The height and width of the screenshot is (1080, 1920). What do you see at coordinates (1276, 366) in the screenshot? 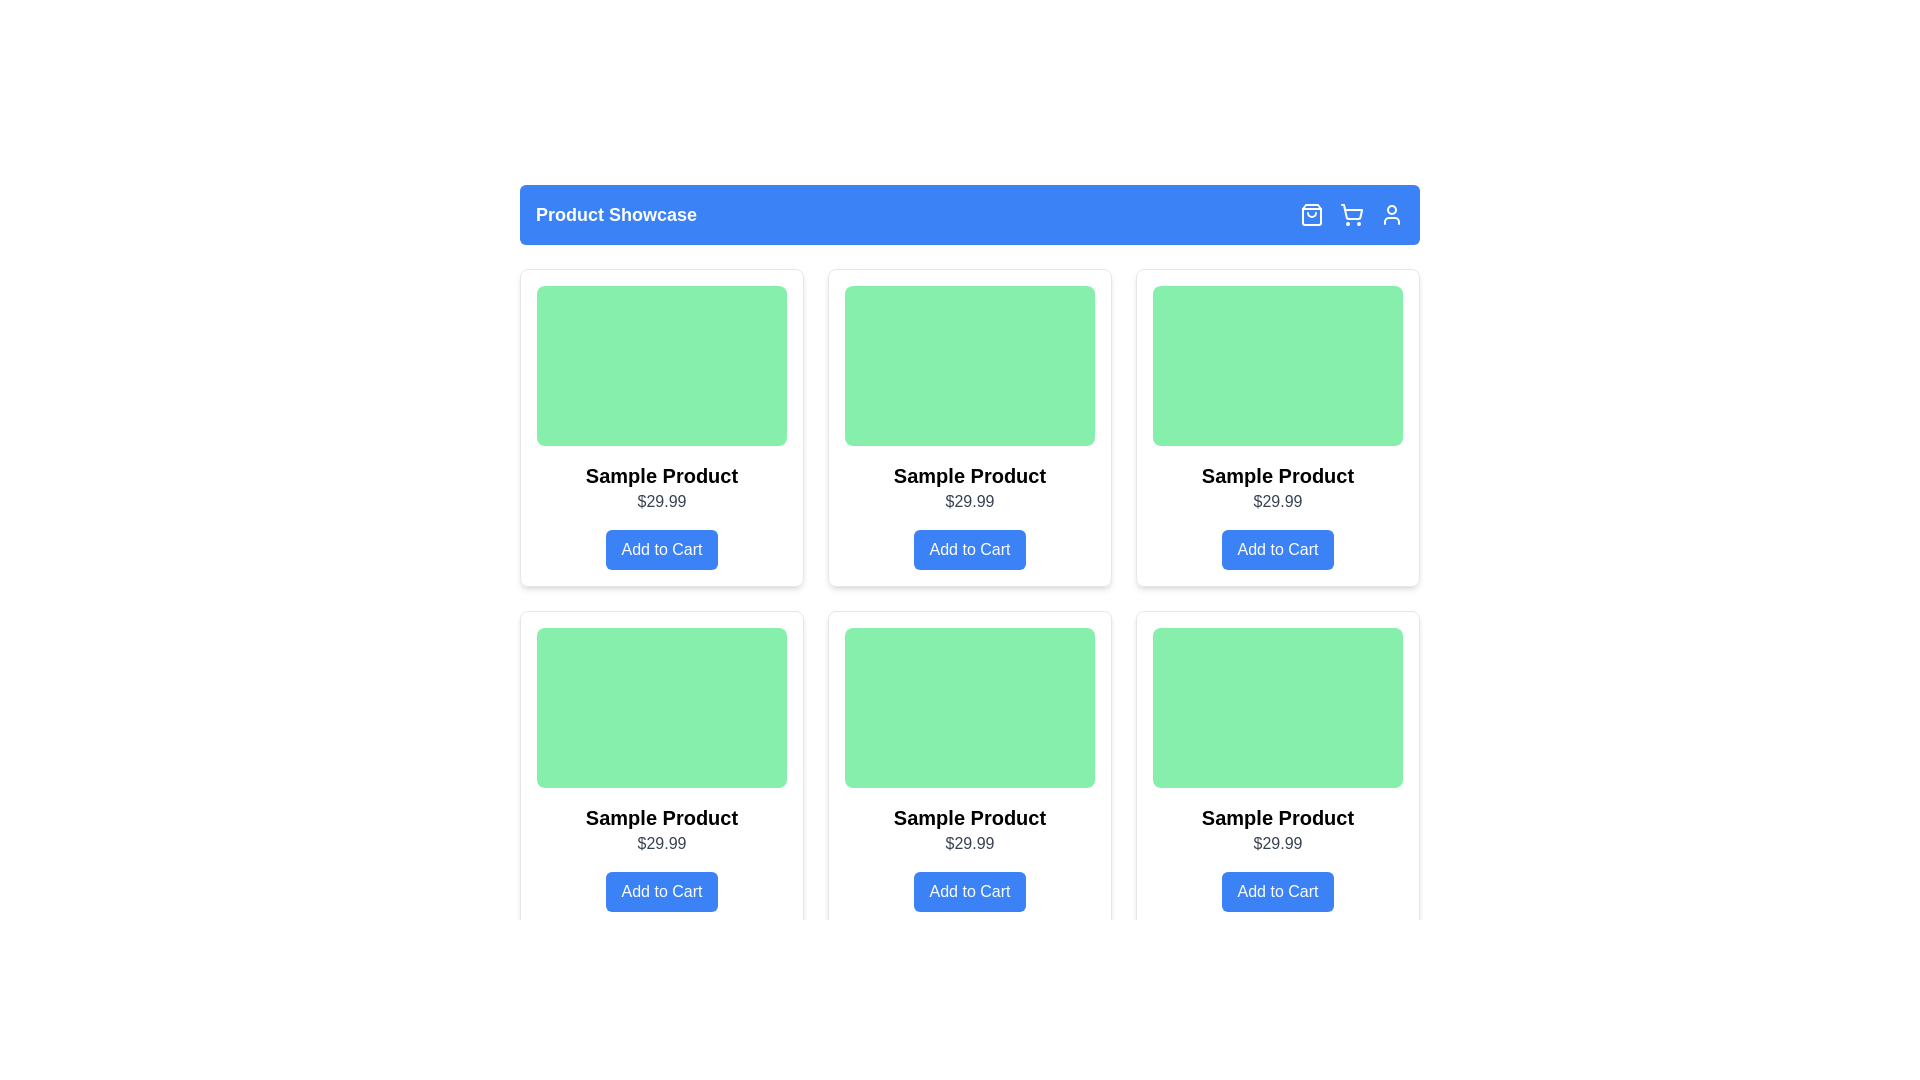
I see `the green rectangular component representing a product item, located in the second column of the first row of product items` at bounding box center [1276, 366].